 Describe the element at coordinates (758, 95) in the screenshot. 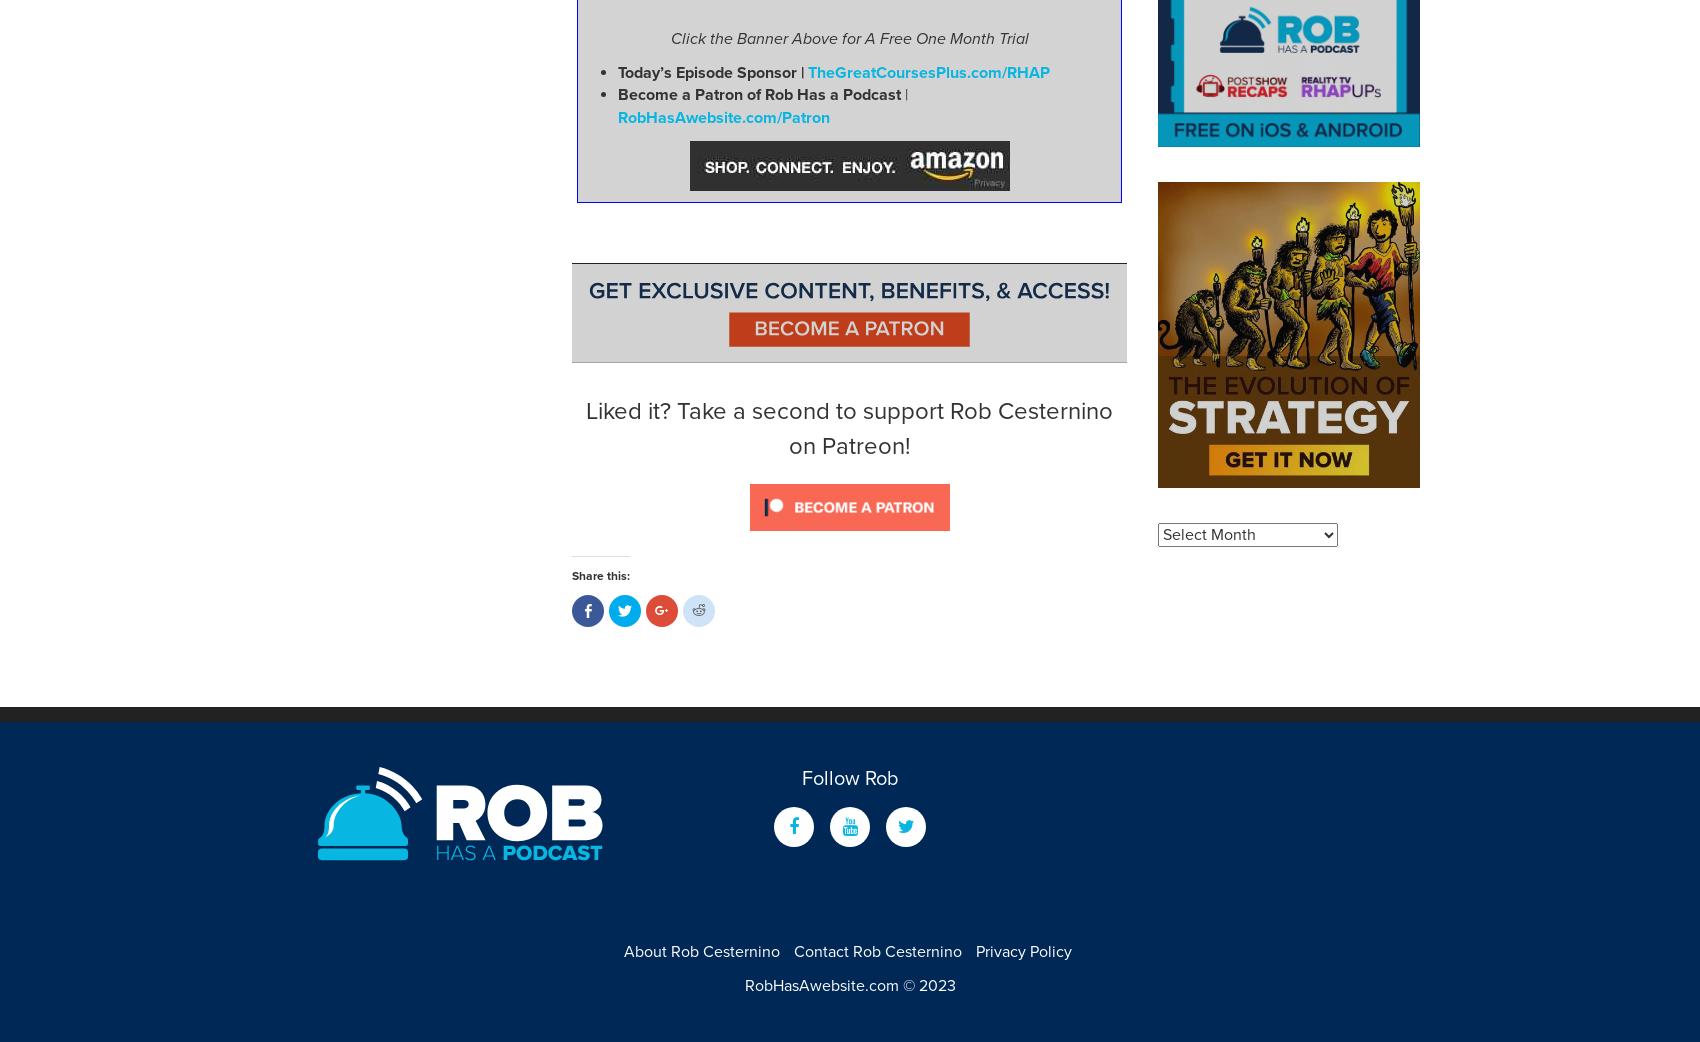

I see `'Become a Patron of Rob Has a Podcast'` at that location.